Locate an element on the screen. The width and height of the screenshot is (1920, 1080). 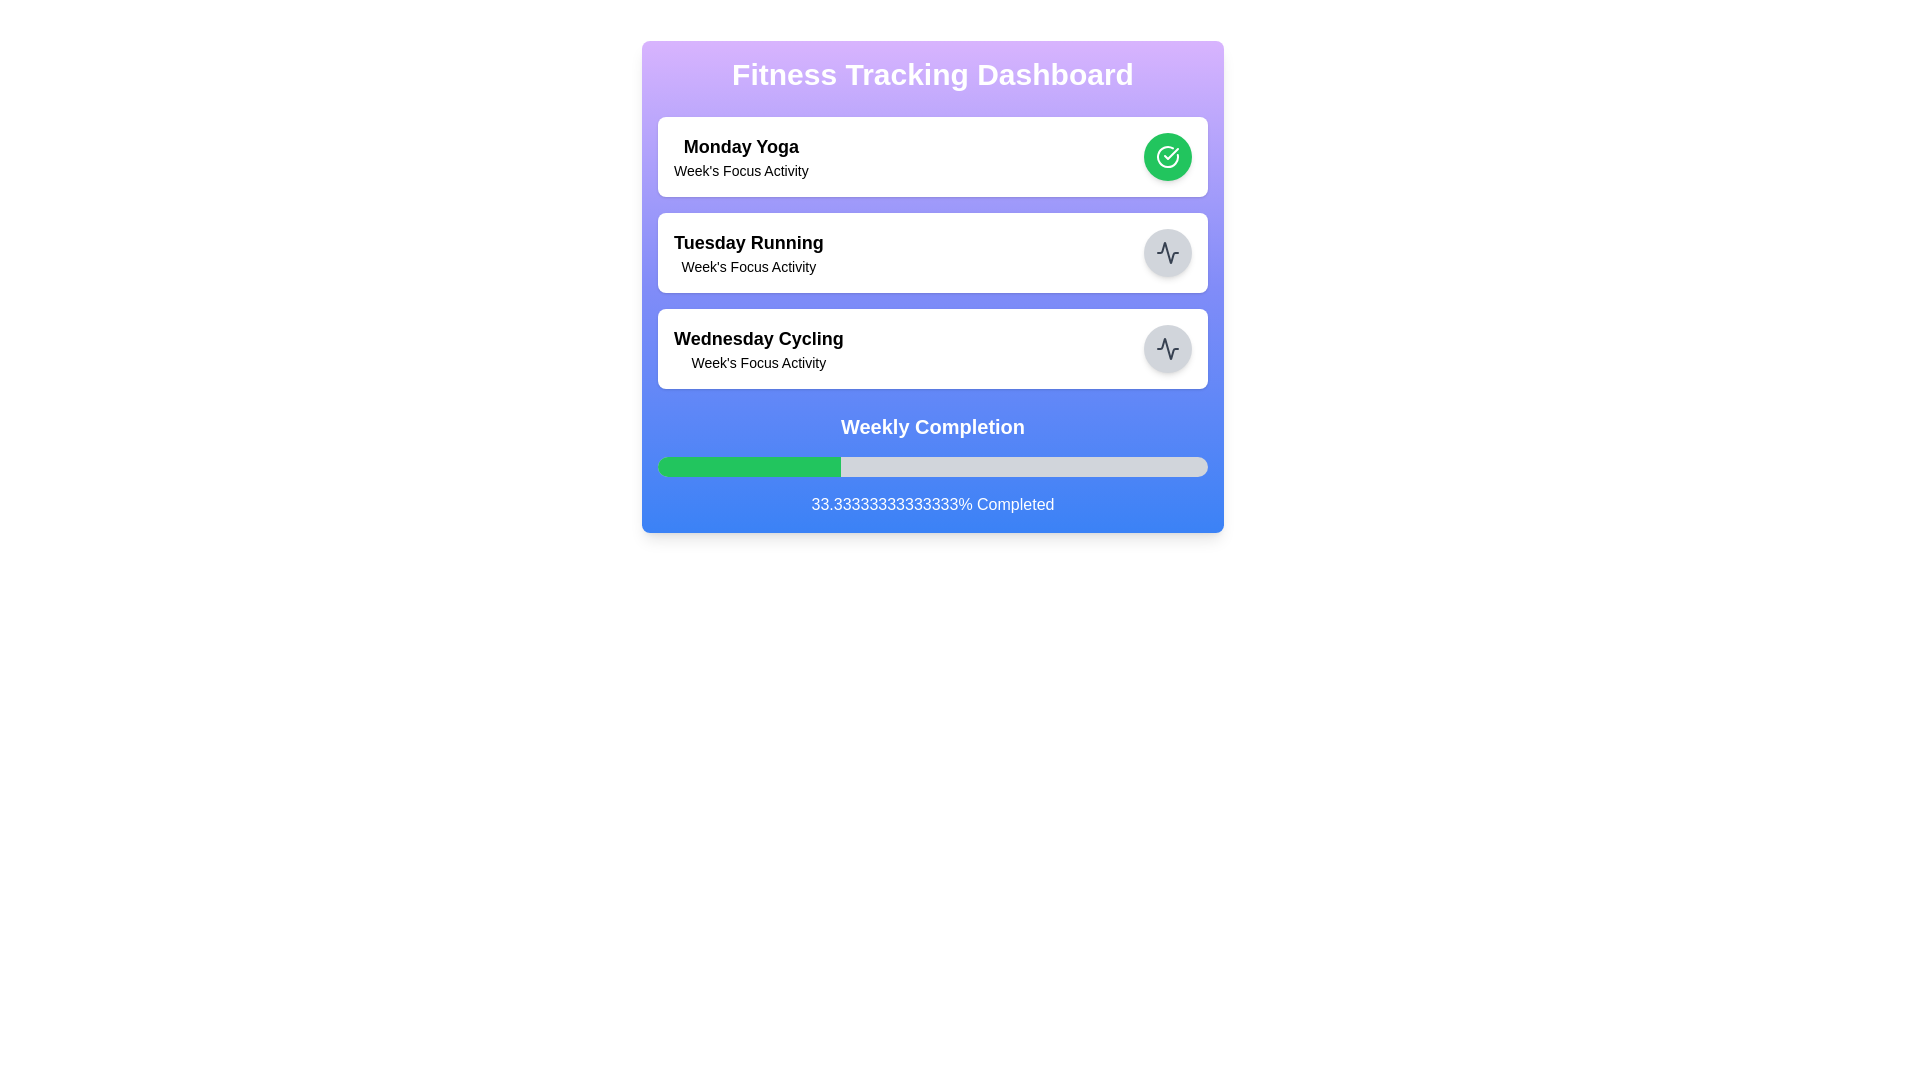
the circular button with a light gray background and a pulse line icon, located next to the 'Tuesday Running' text within its card component is located at coordinates (1167, 252).